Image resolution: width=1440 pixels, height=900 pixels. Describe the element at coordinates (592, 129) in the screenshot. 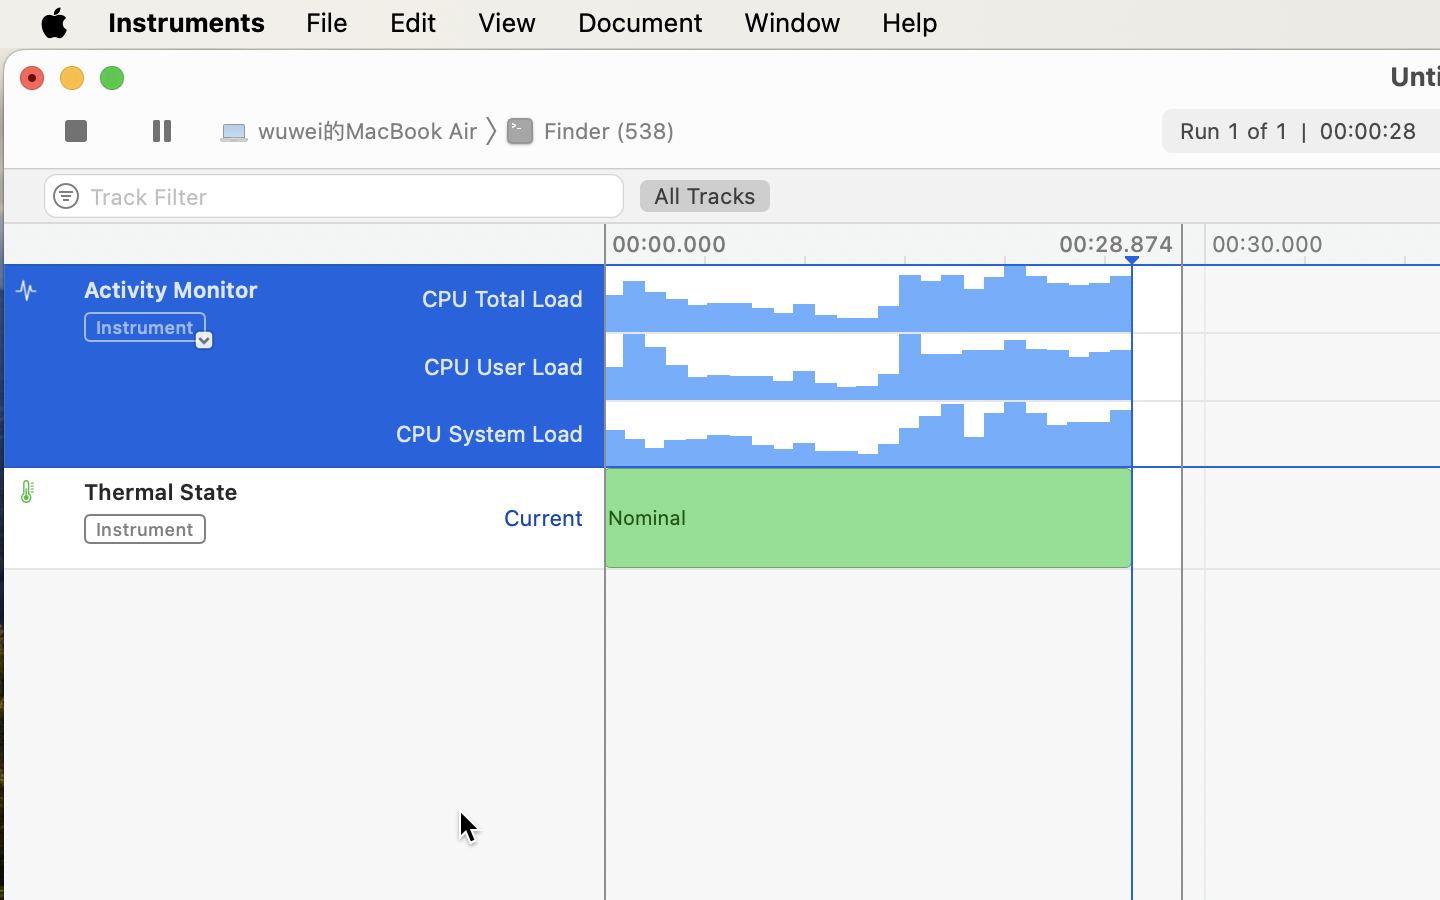

I see `'Finder (538)'` at that location.